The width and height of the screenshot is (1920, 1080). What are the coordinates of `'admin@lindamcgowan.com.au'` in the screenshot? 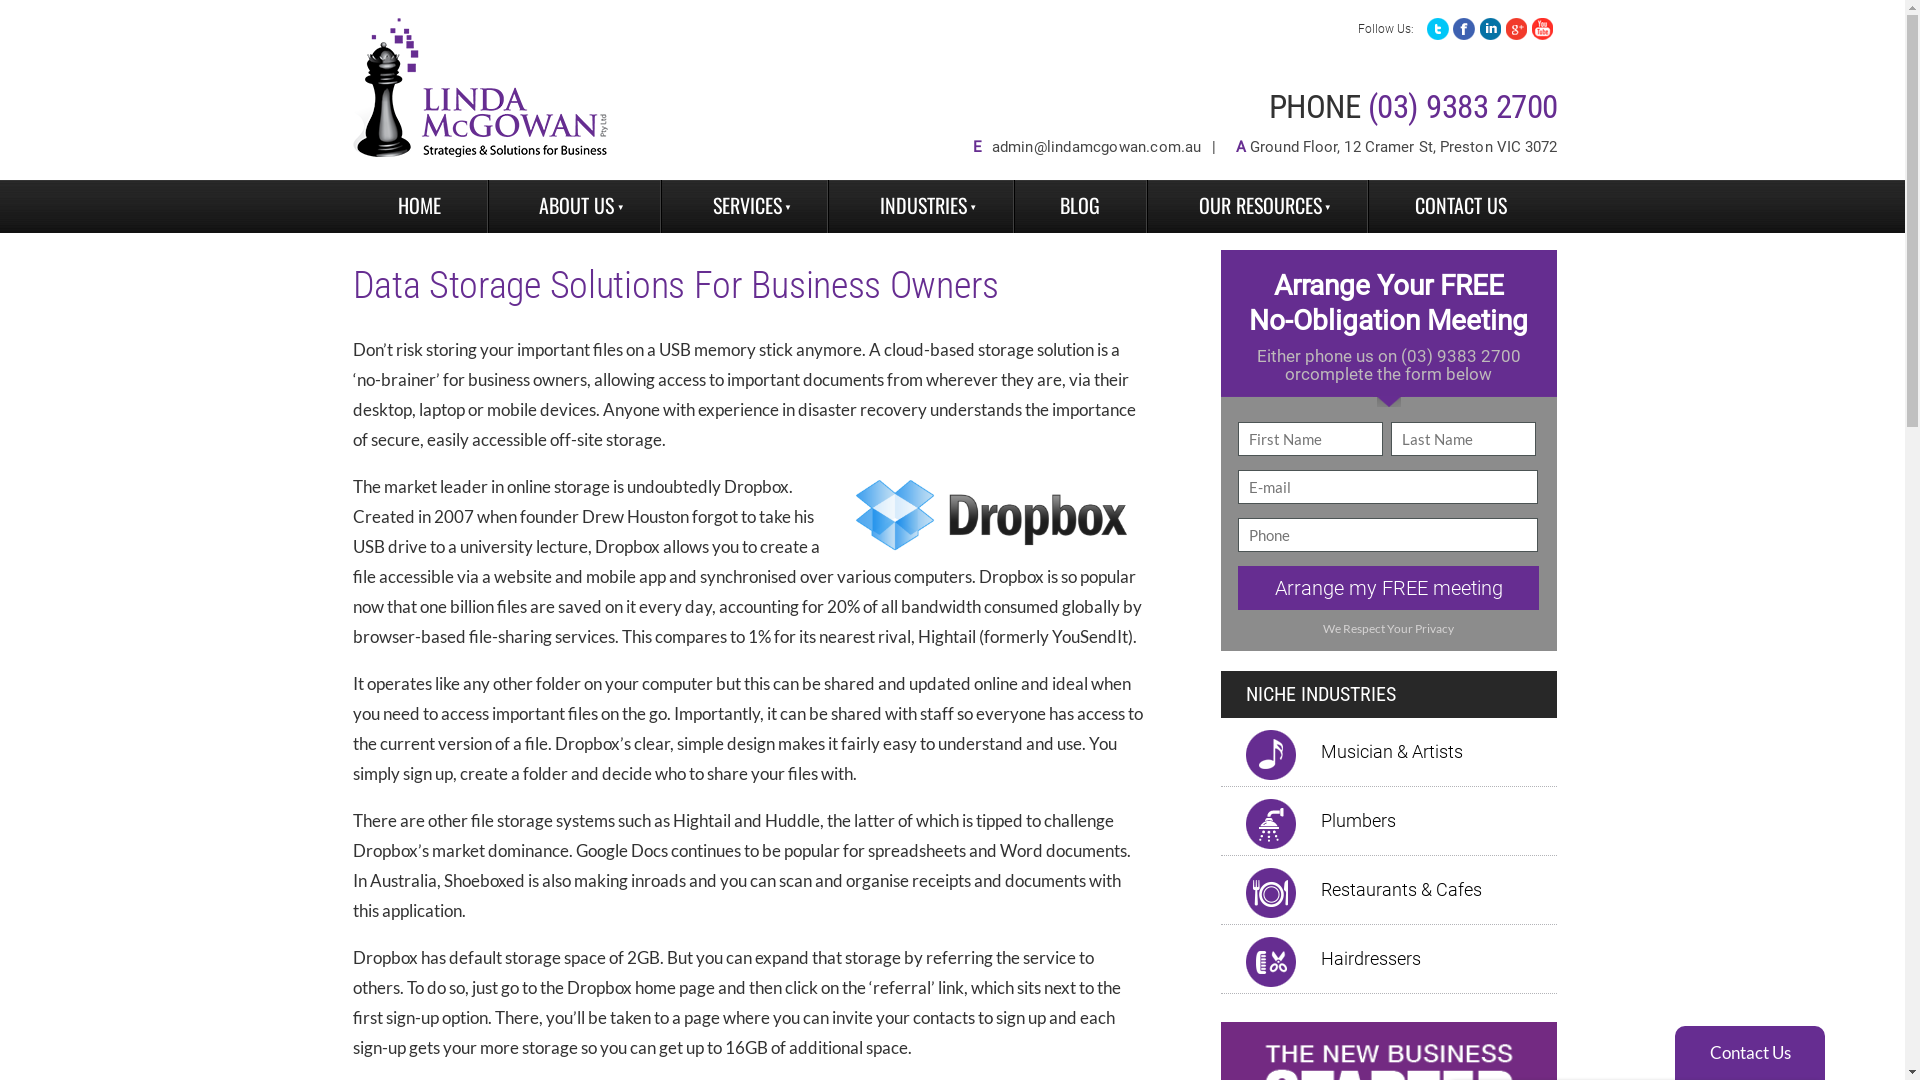 It's located at (1096, 145).